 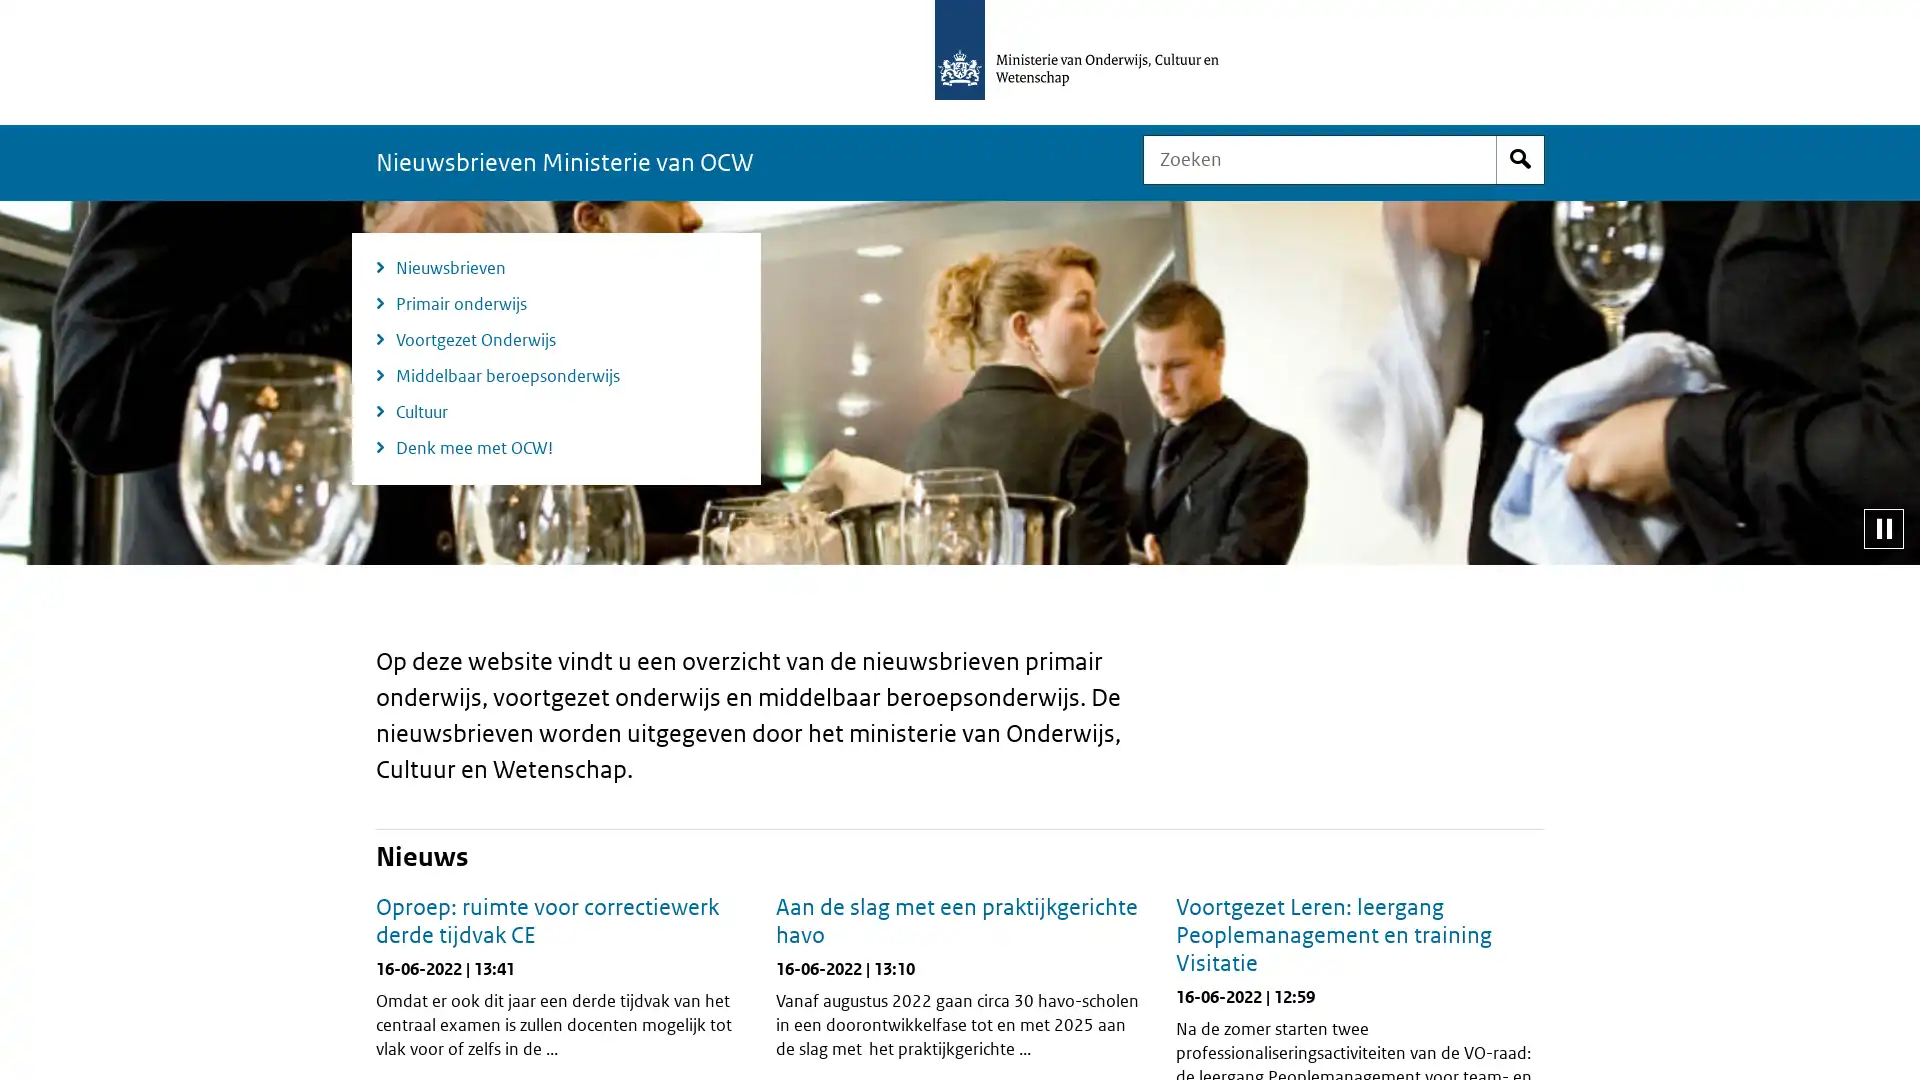 I want to click on Pauzeer diashow, so click(x=1882, y=527).